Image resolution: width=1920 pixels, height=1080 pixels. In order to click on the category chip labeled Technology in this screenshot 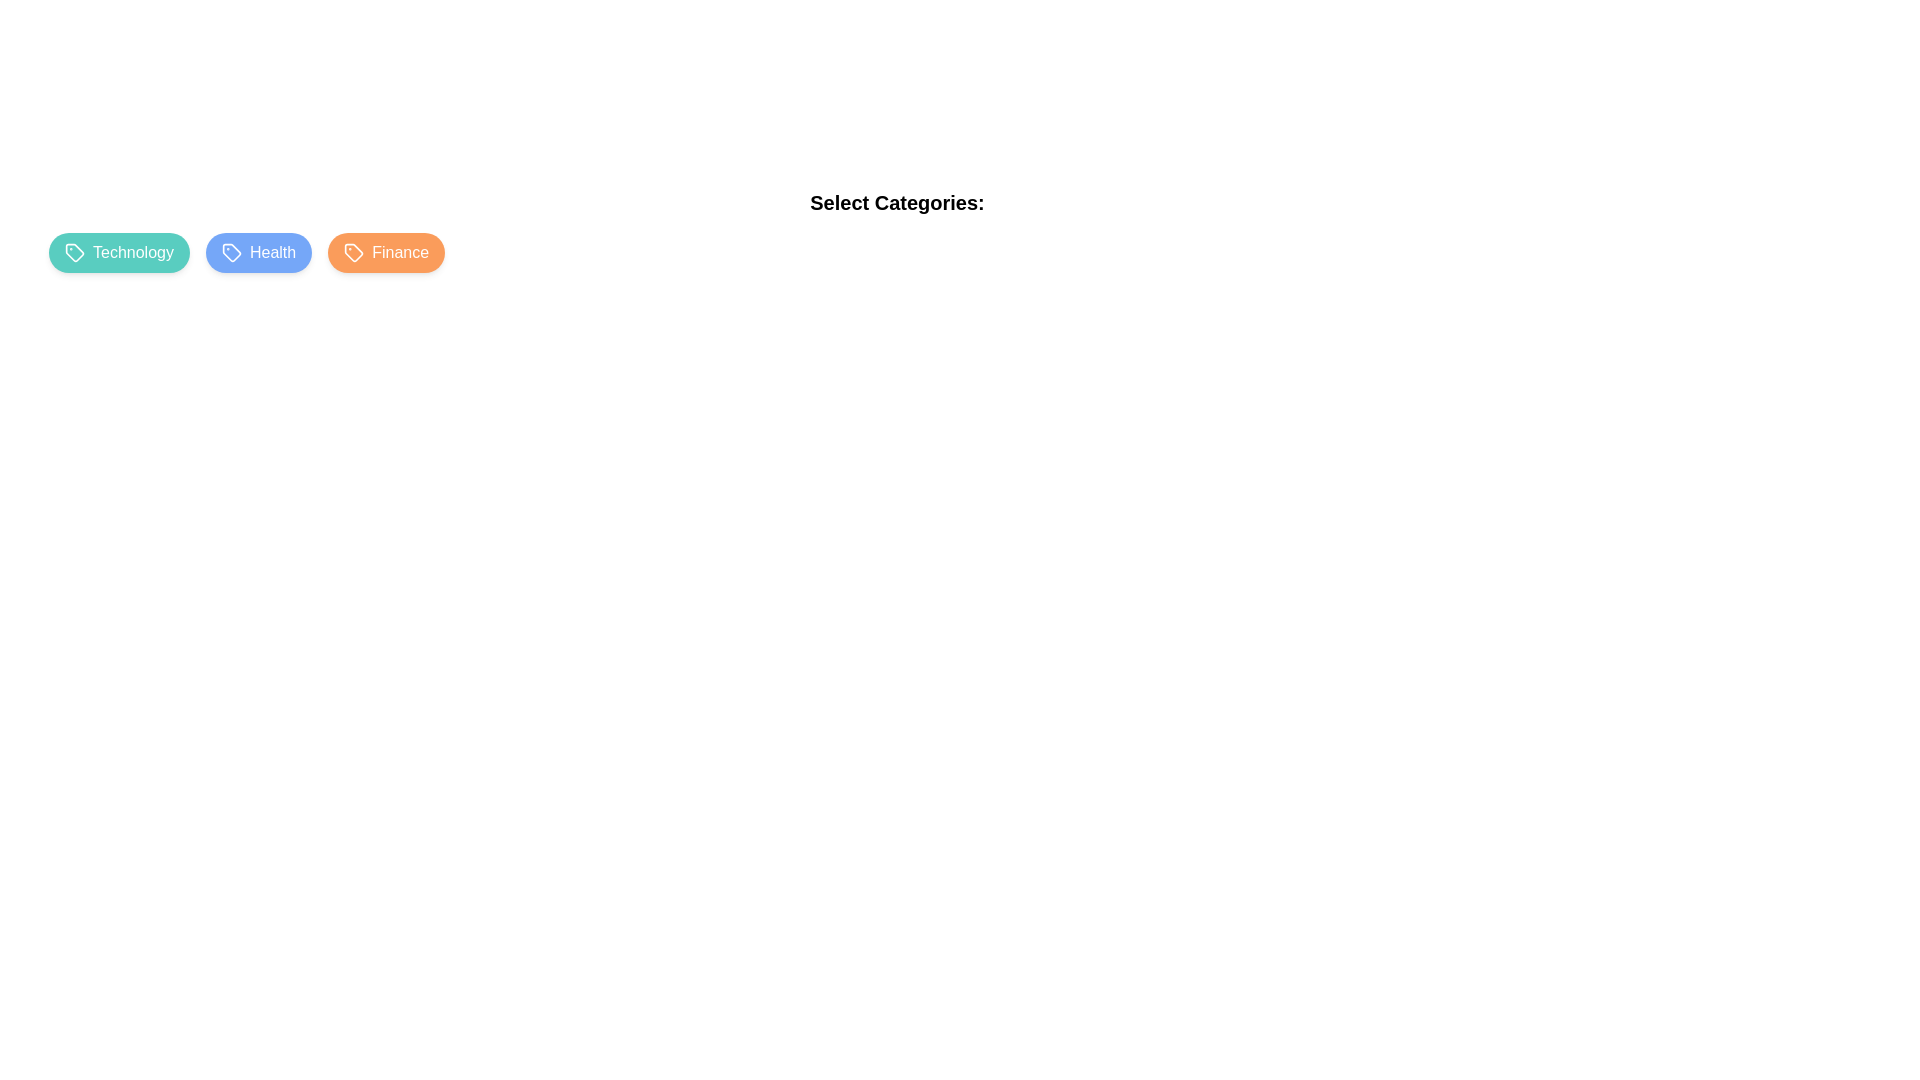, I will do `click(118, 252)`.